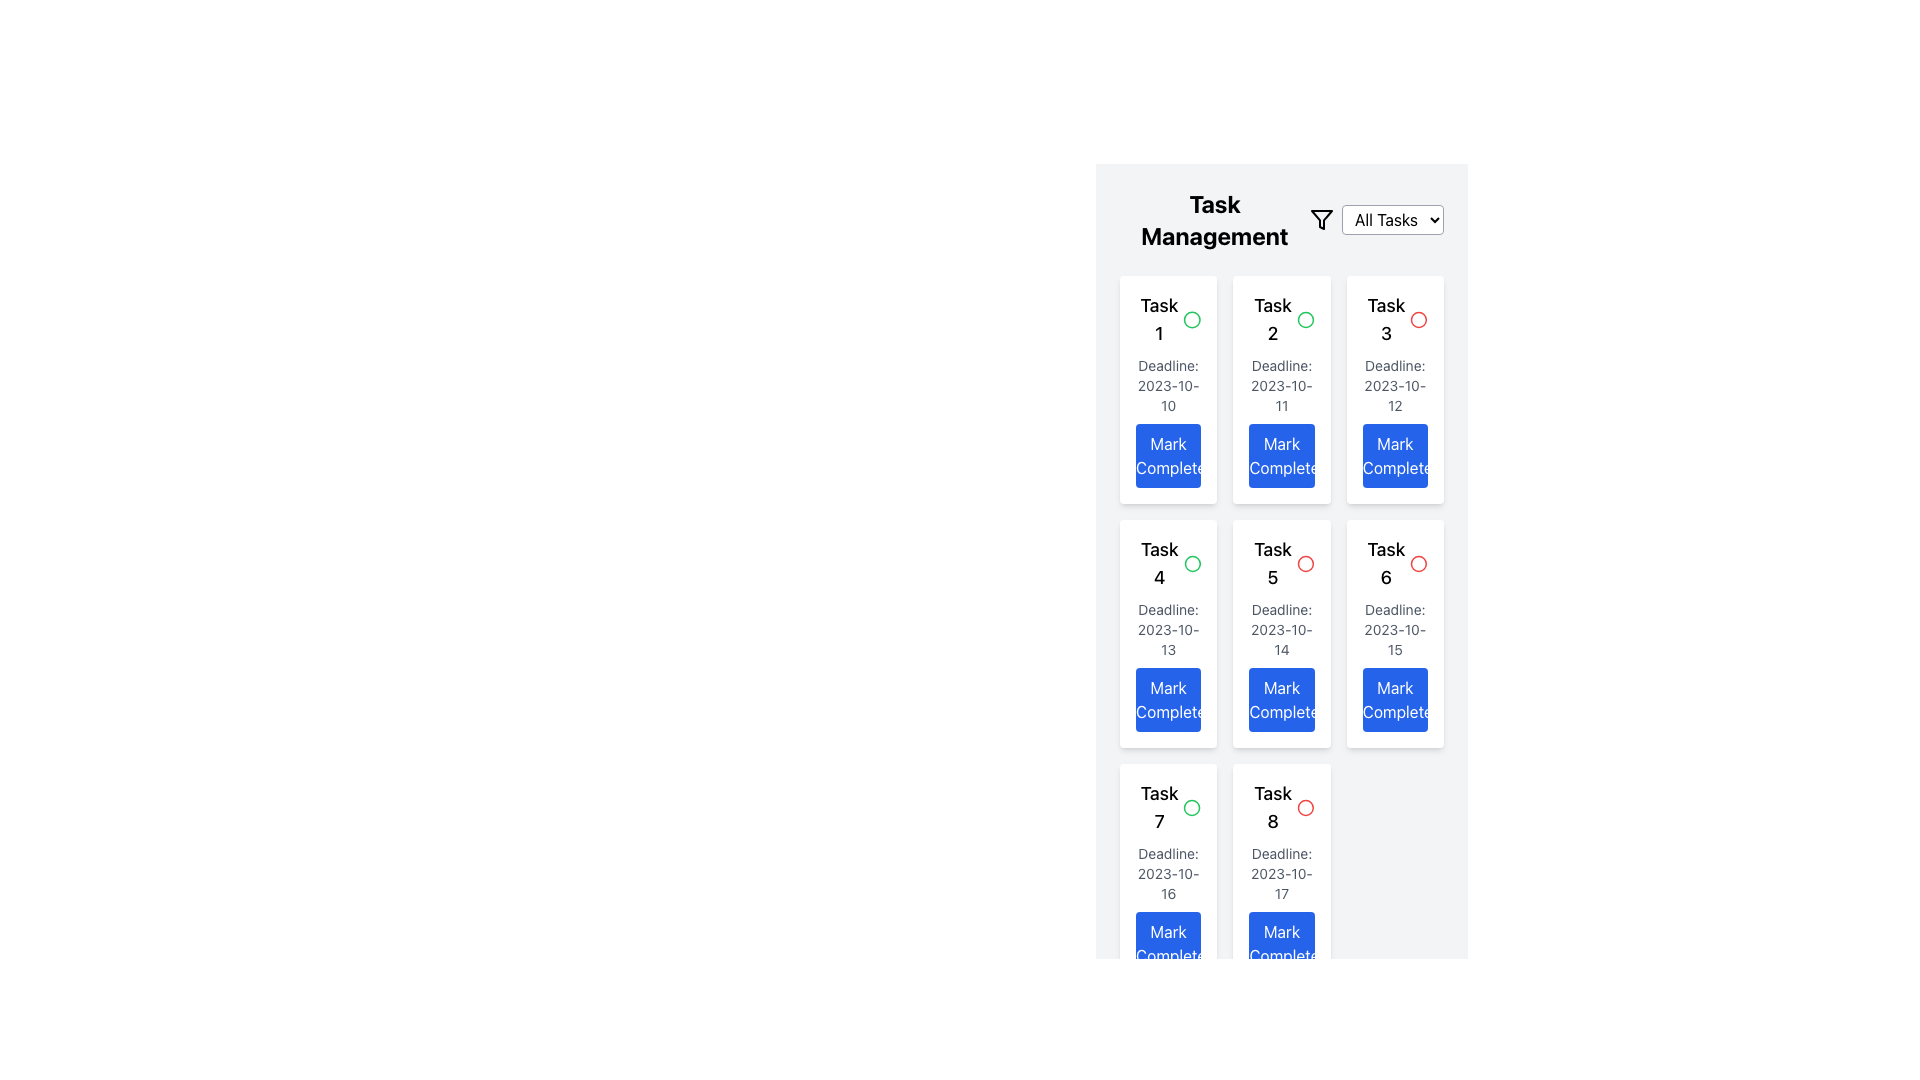 This screenshot has height=1080, width=1920. I want to click on the circular green outline icon next to the 'Task 2' text in the task management interface, so click(1305, 319).